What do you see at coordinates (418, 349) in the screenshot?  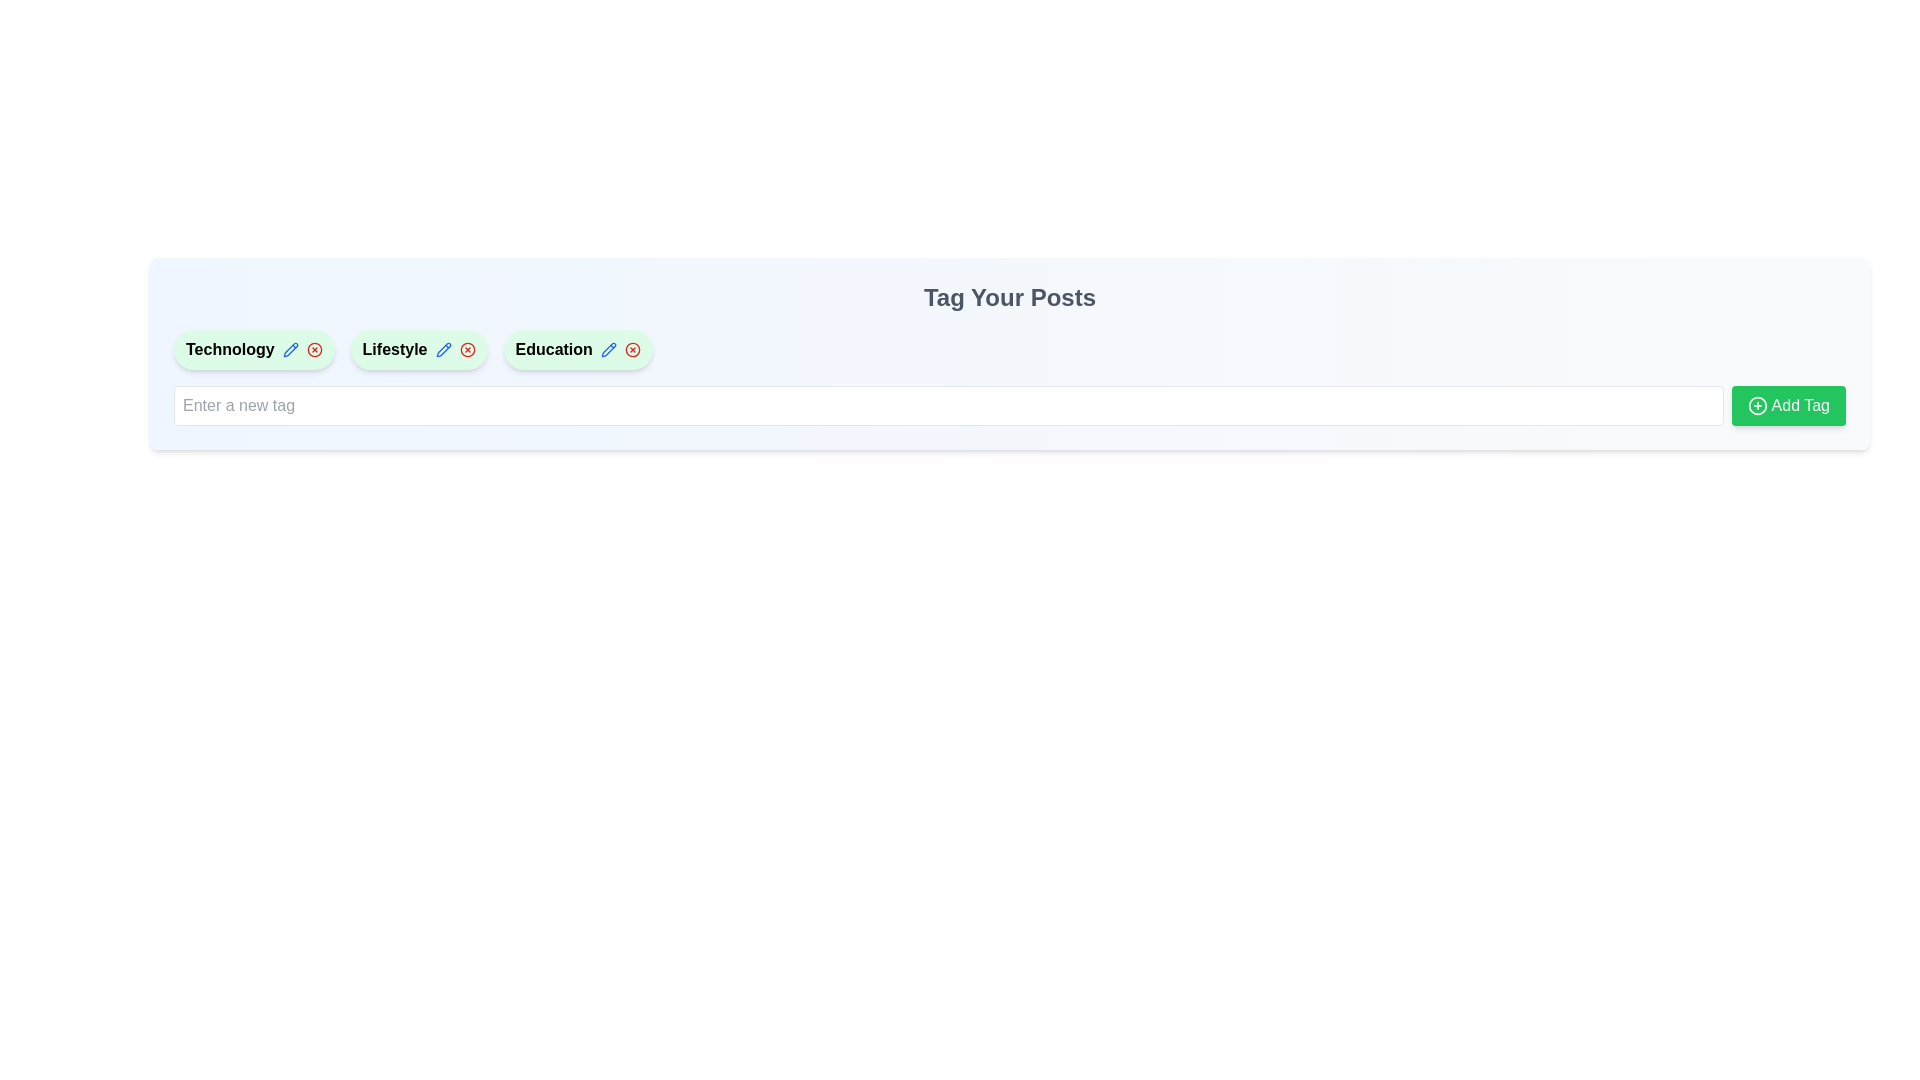 I see `the 'Lifestyle' Composite button, which features bold black text and interactive icons` at bounding box center [418, 349].